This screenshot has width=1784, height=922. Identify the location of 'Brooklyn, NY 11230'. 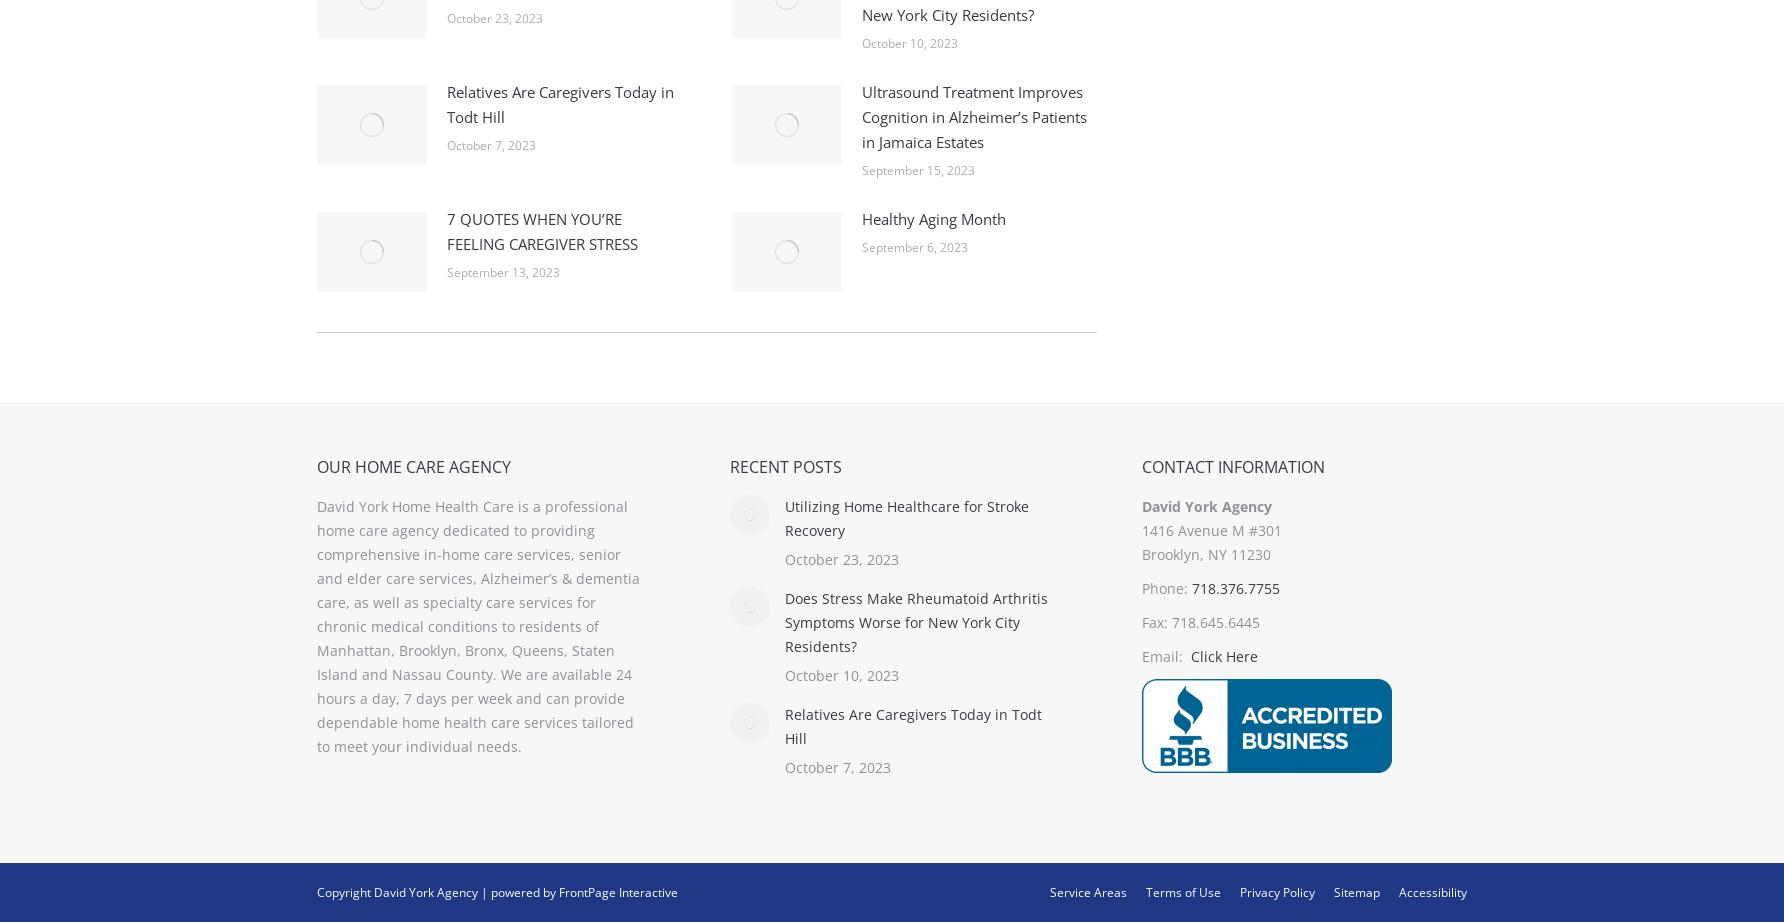
(1206, 554).